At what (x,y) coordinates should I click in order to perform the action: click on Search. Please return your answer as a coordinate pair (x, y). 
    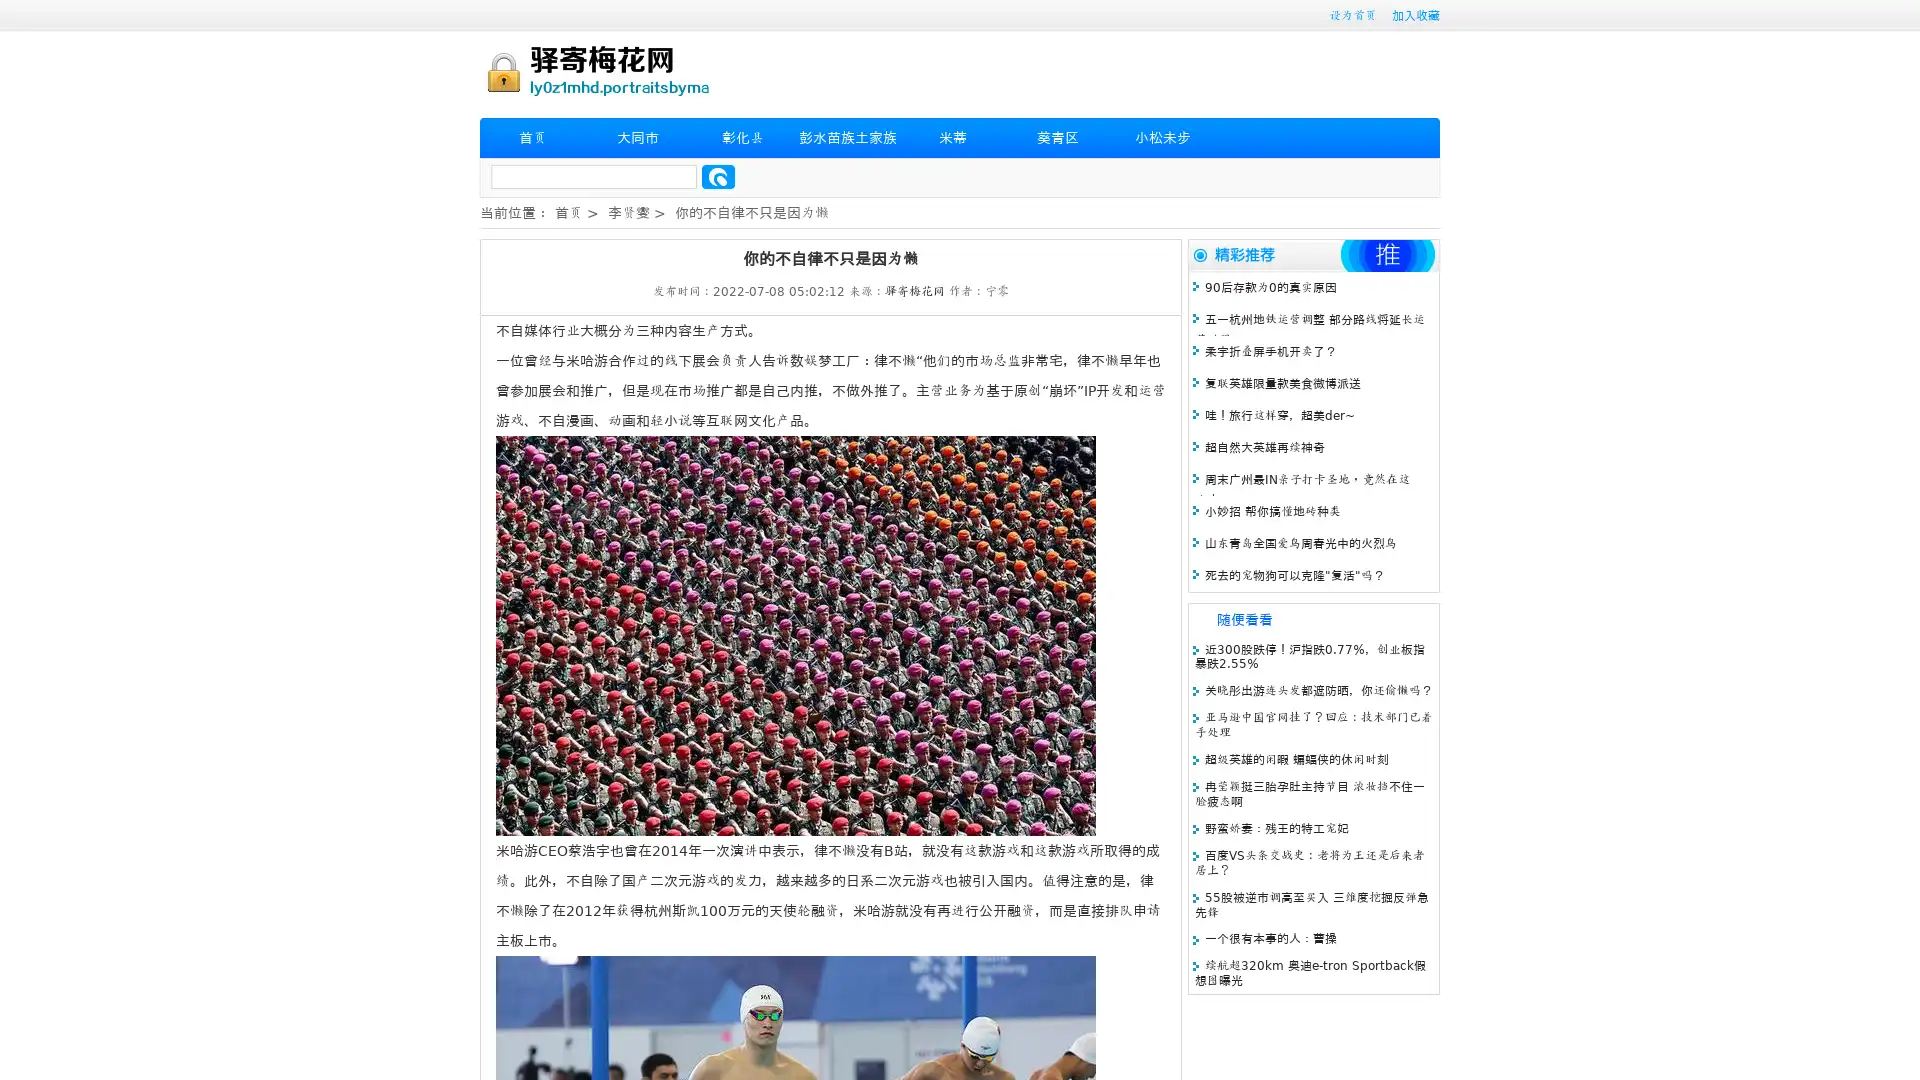
    Looking at the image, I should click on (718, 176).